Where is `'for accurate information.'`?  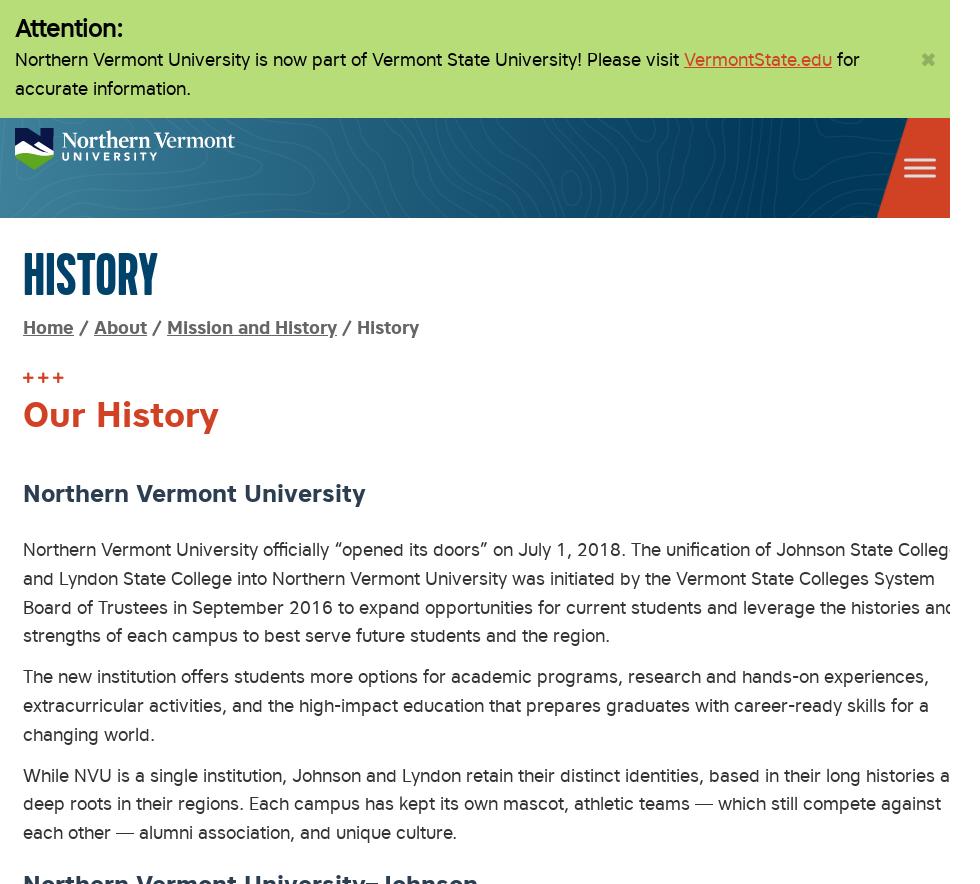 'for accurate information.' is located at coordinates (437, 72).